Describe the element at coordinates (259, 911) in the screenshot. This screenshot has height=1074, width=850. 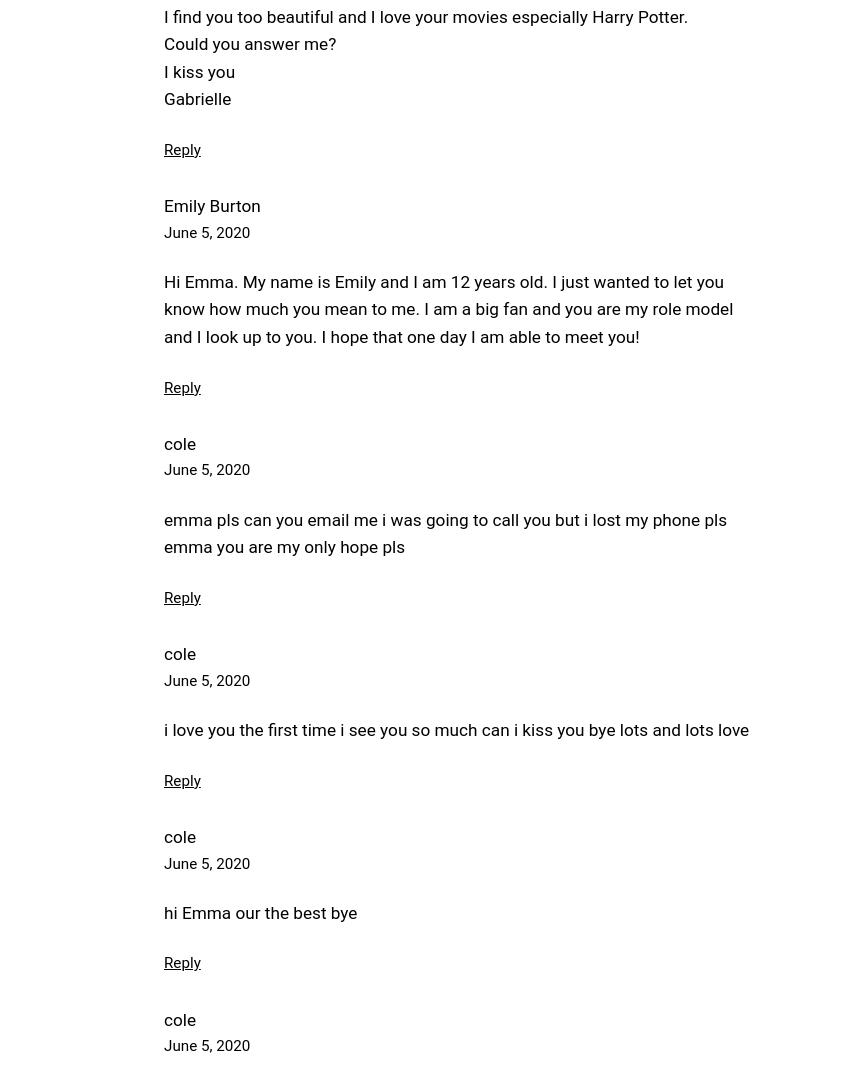
I see `'hi Emma our the best bye'` at that location.